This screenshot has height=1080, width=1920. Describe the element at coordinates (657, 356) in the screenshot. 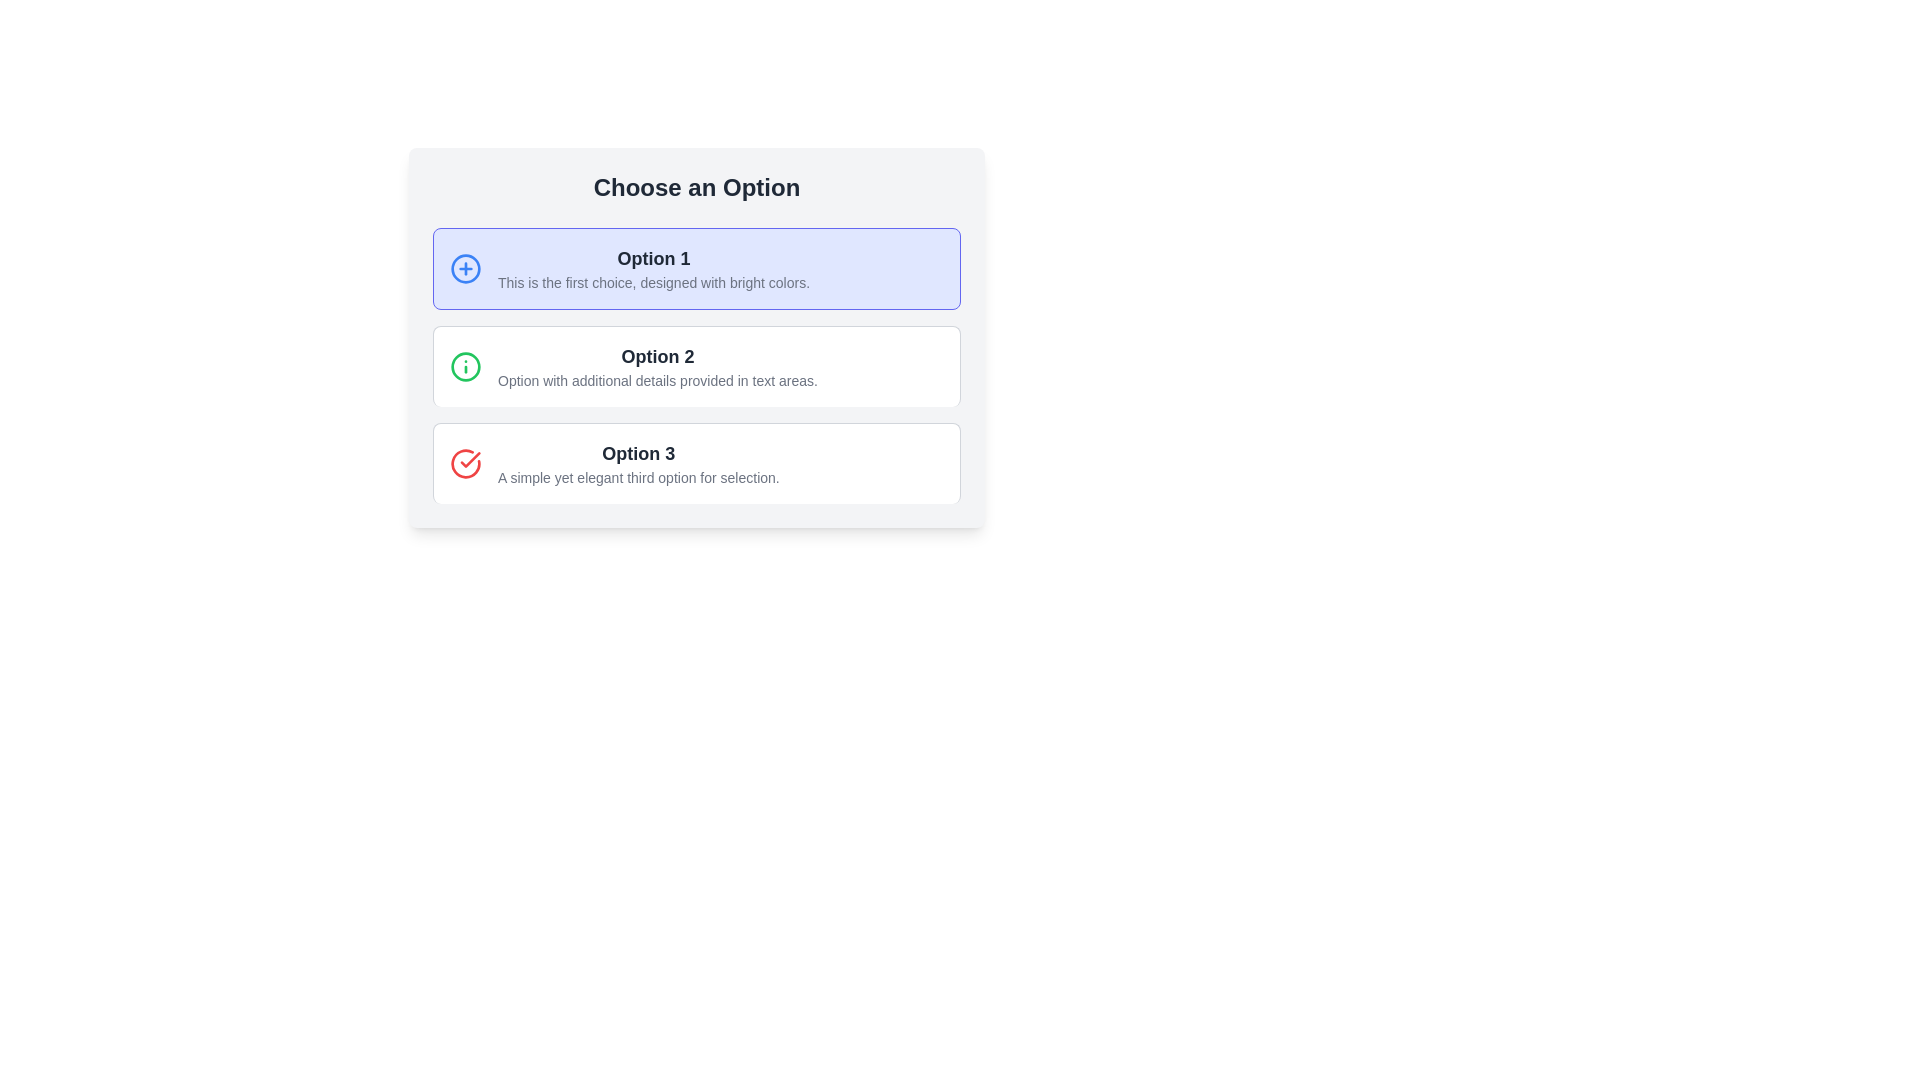

I see `the text element displaying 'Option 2', which is styled in bold and larger size, located in the UI panel below 'Option 1'` at that location.